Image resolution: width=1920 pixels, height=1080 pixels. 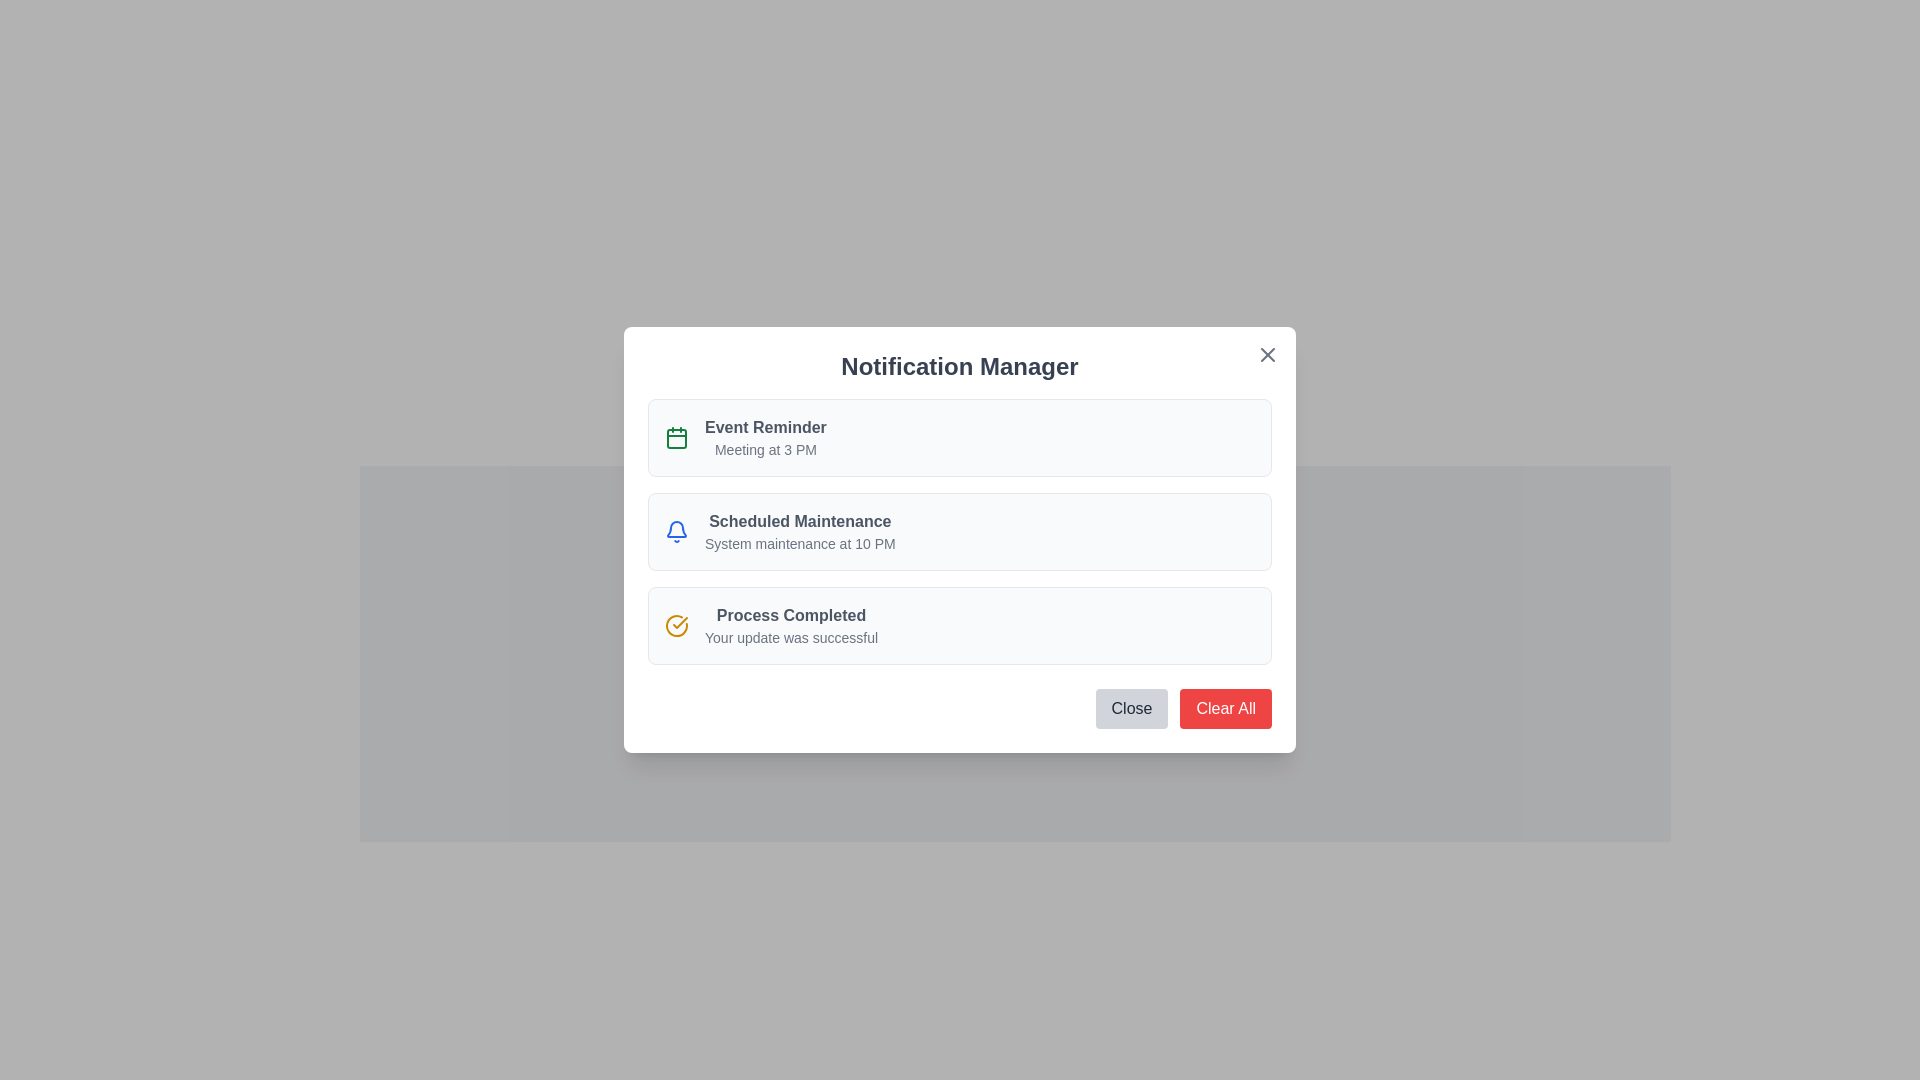 What do you see at coordinates (960, 531) in the screenshot?
I see `notification details from the second notification card titled 'Scheduled Maintenance' in the 'Notification Manager' modal window` at bounding box center [960, 531].